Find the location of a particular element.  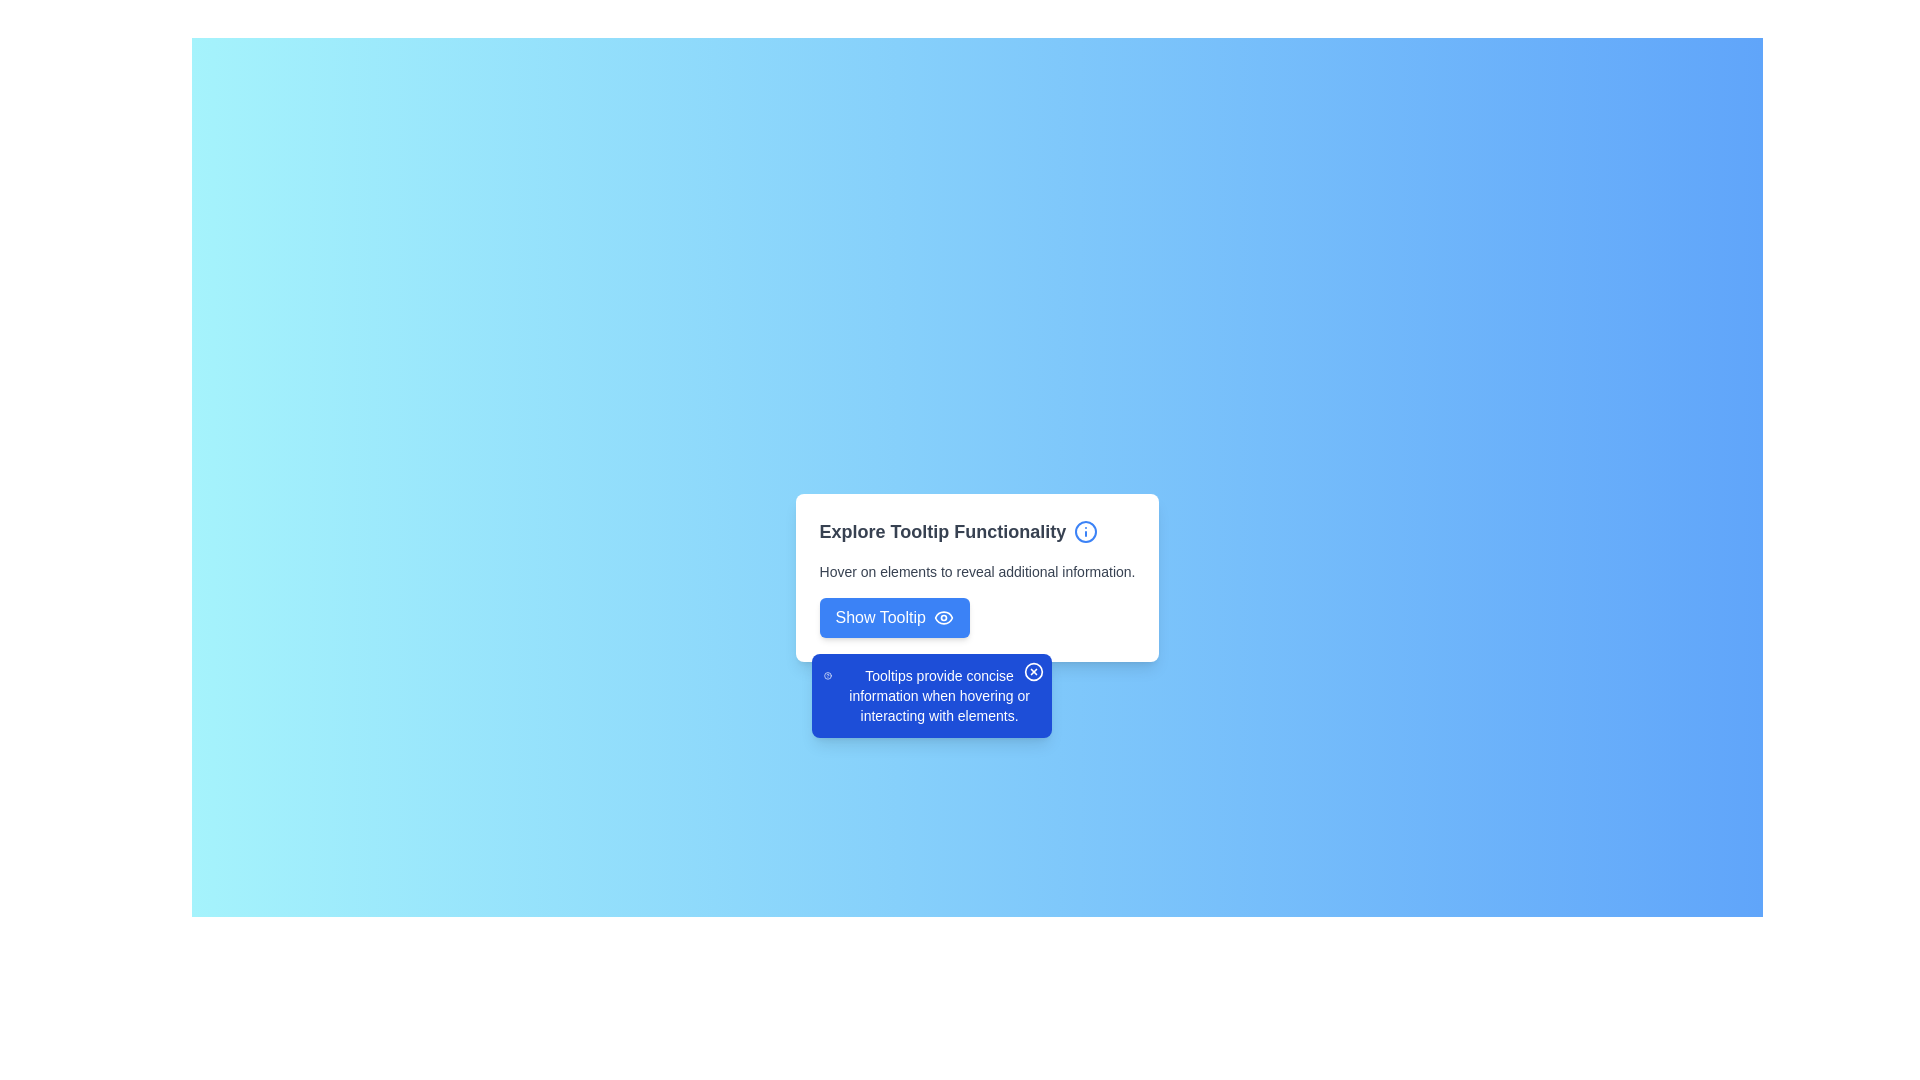

the Static Informational Text that contains the message 'Hover on elements is located at coordinates (977, 579).